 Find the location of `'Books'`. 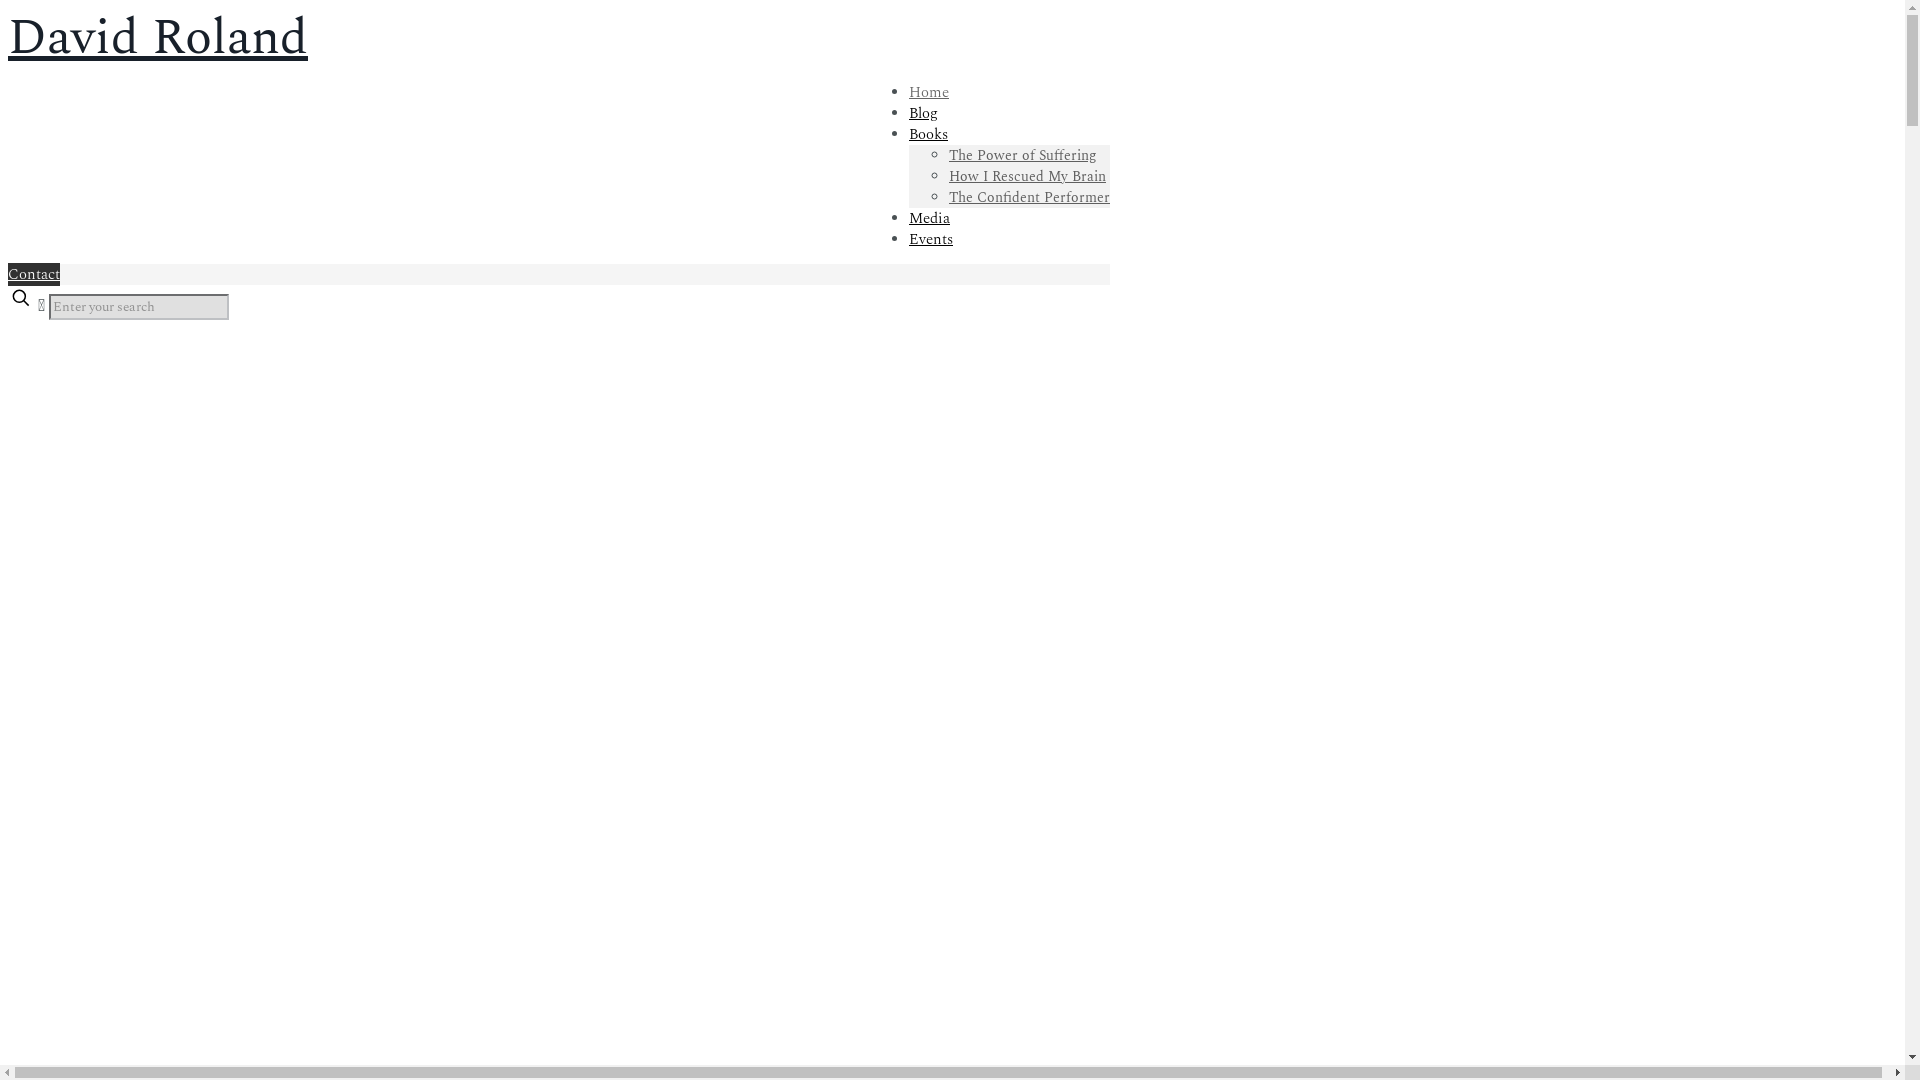

'Books' is located at coordinates (927, 134).